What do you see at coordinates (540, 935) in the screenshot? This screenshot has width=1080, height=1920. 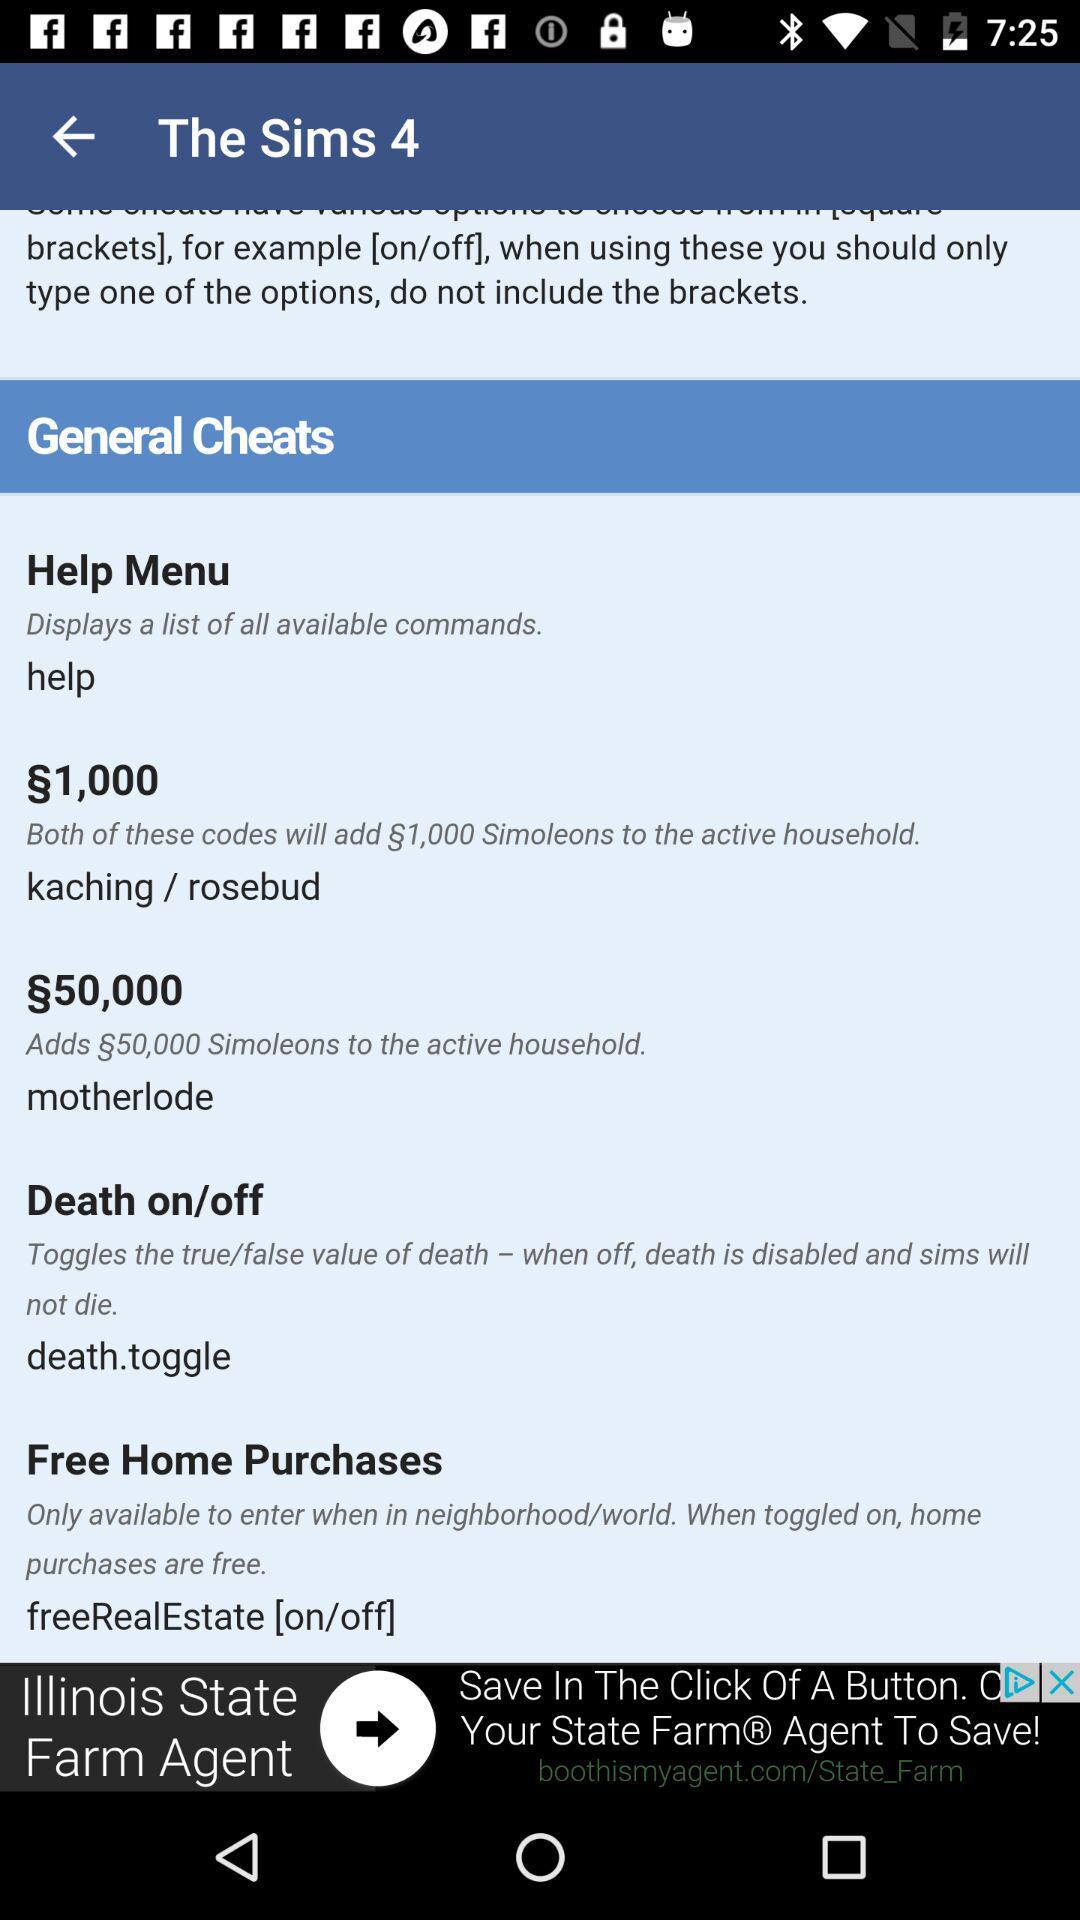 I see `go through the details of sims 4` at bounding box center [540, 935].